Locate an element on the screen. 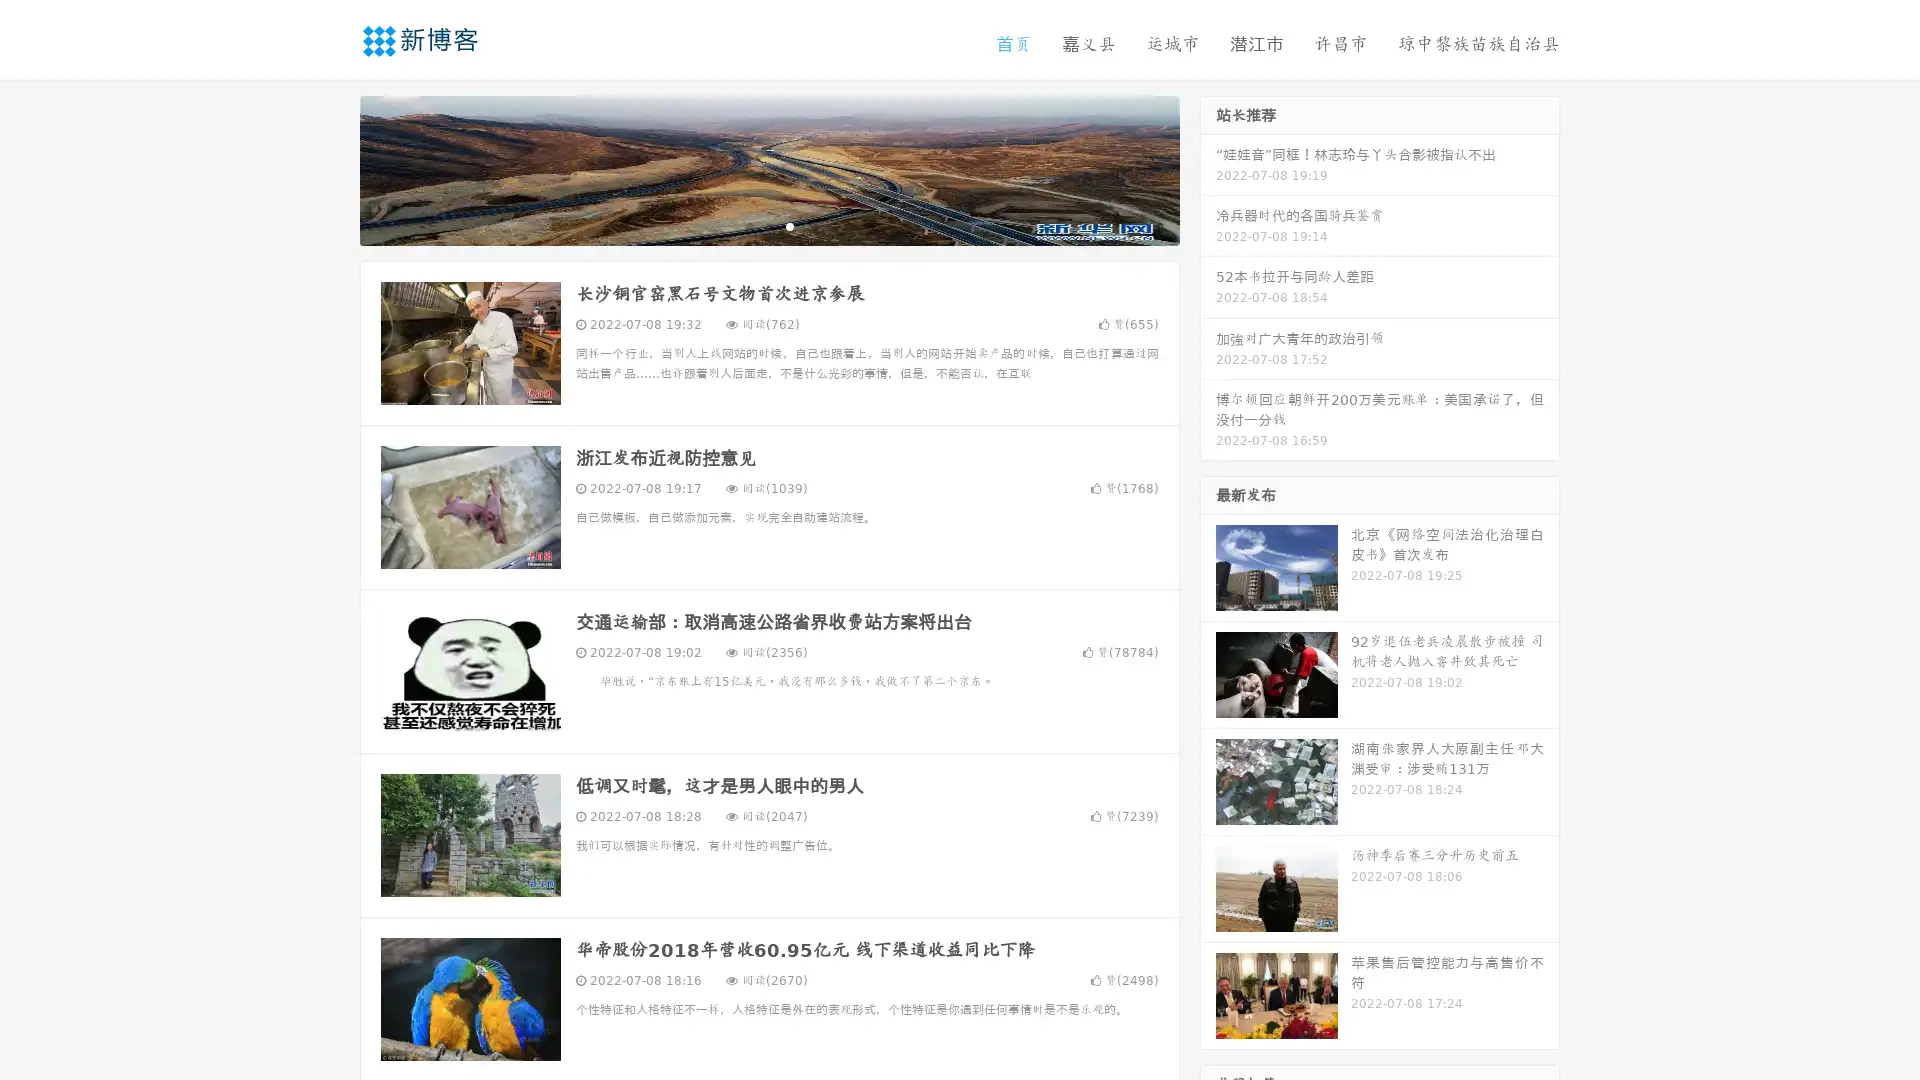 Image resolution: width=1920 pixels, height=1080 pixels. Previous slide is located at coordinates (330, 168).